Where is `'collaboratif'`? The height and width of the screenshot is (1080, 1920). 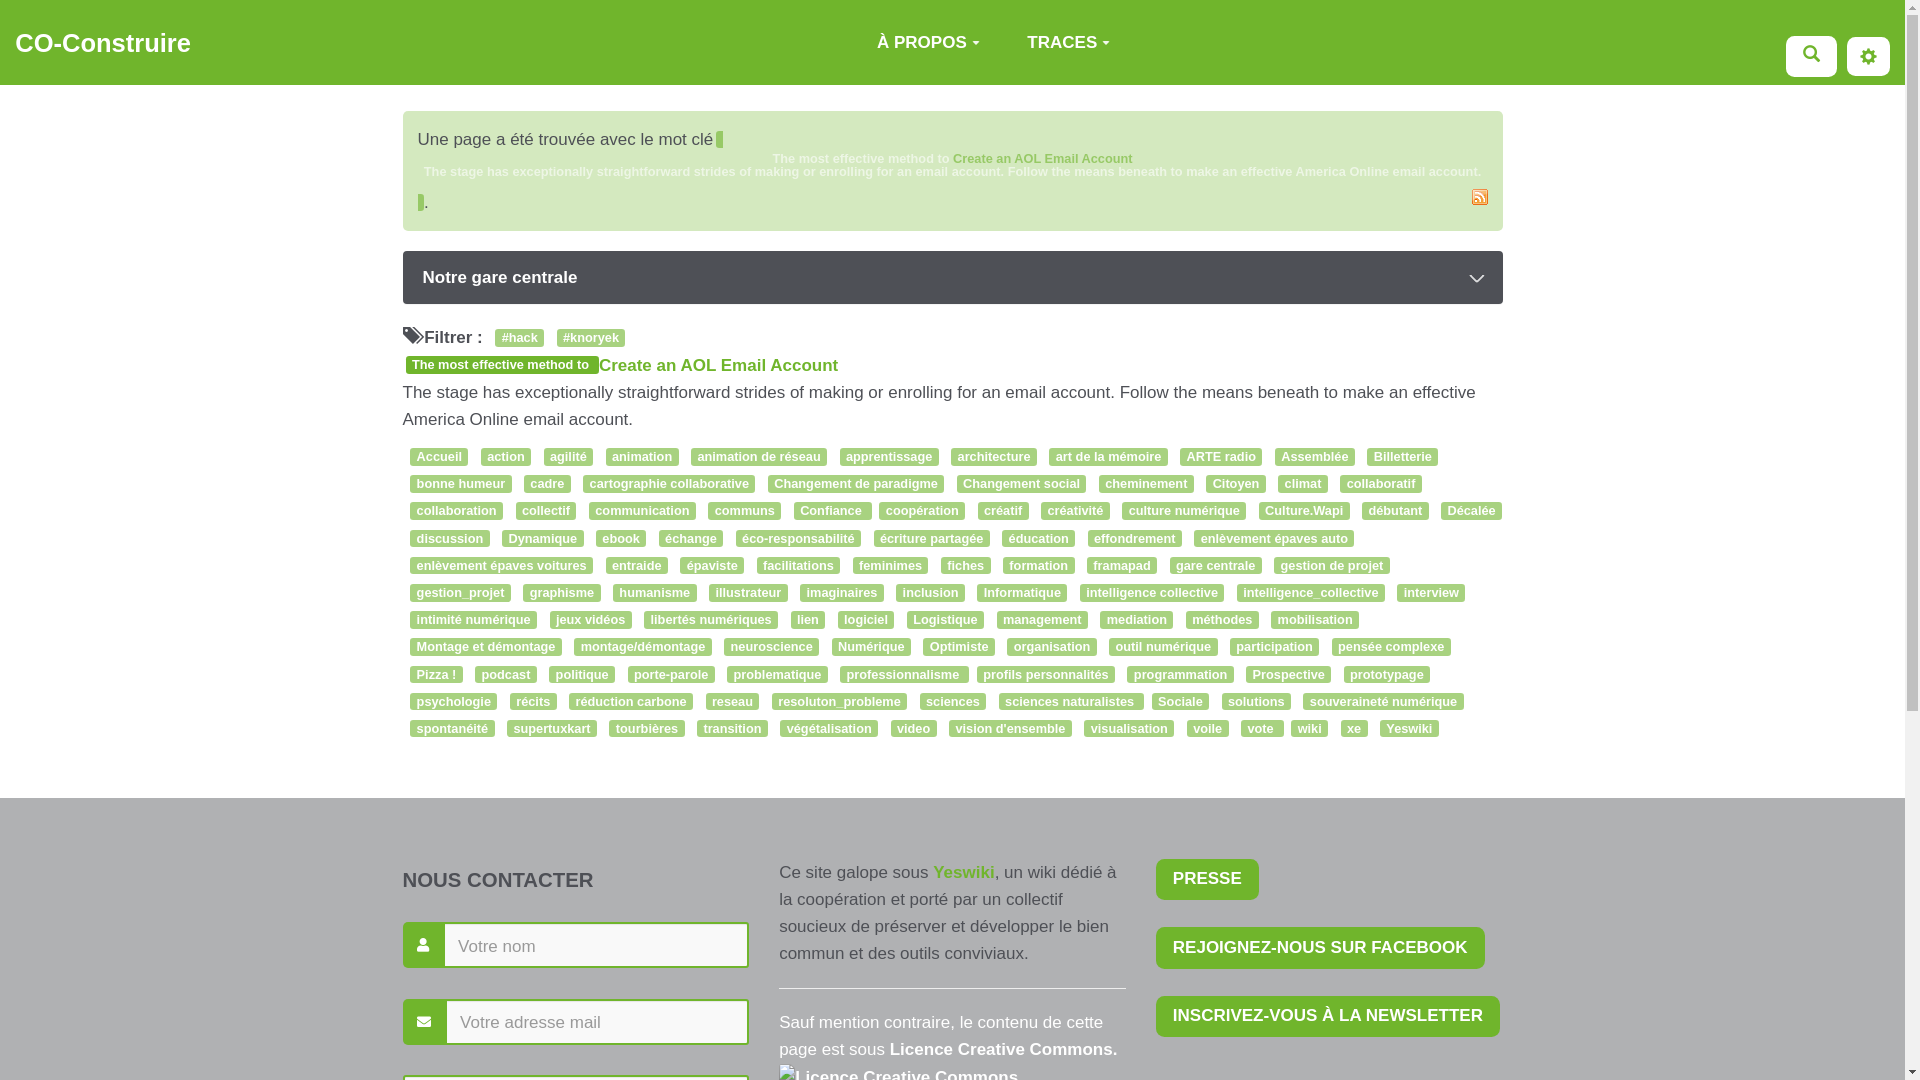 'collaboratif' is located at coordinates (1379, 483).